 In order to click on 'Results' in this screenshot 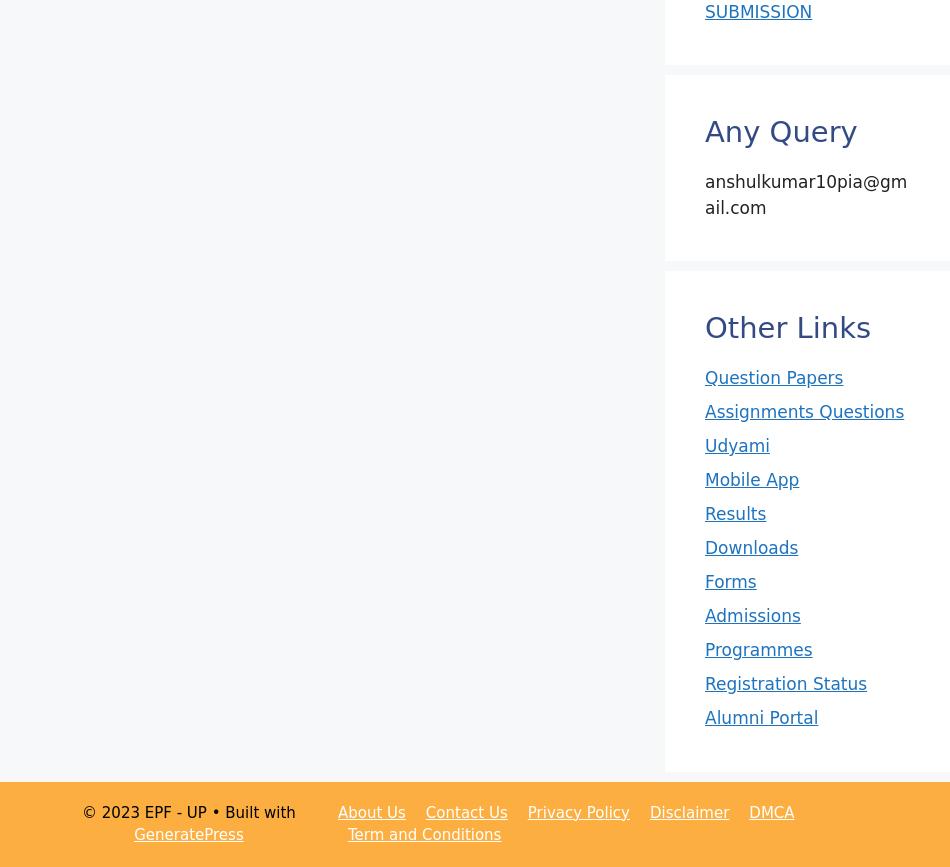, I will do `click(734, 512)`.